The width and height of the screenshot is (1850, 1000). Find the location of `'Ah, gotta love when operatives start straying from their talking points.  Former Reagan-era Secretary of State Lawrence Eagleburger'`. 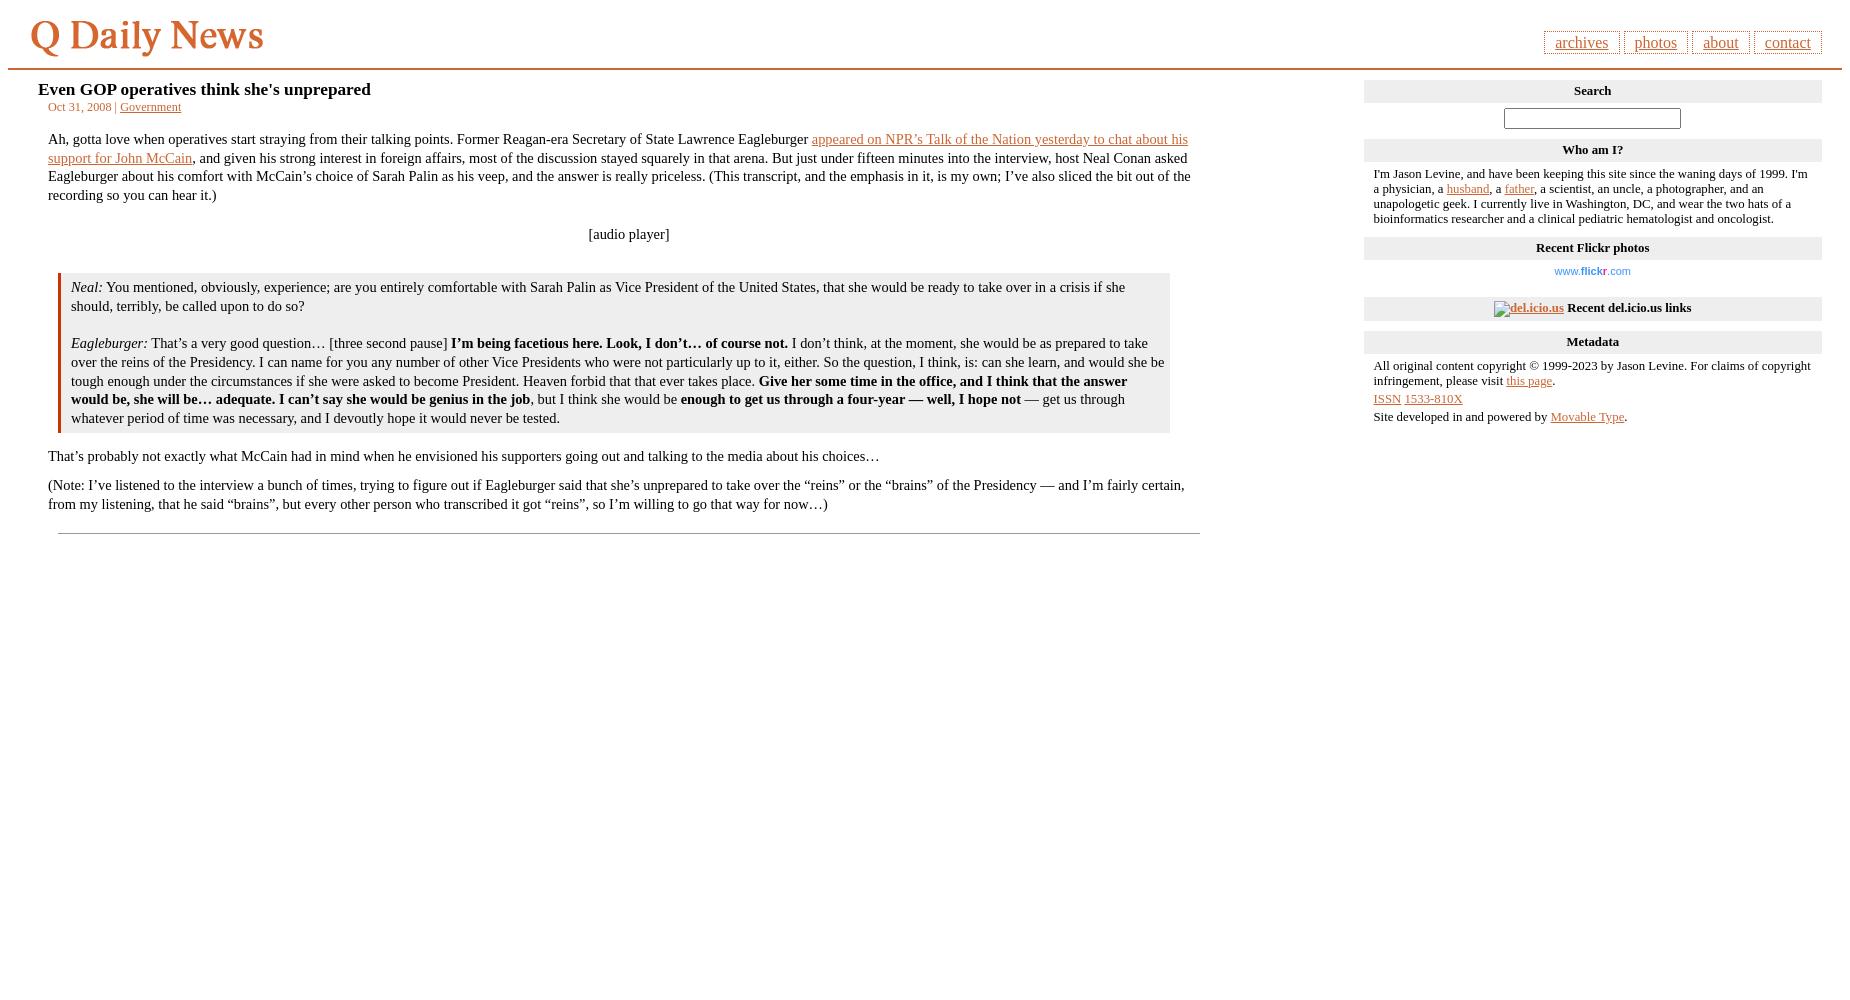

'Ah, gotta love when operatives start straying from their talking points.  Former Reagan-era Secretary of State Lawrence Eagleburger' is located at coordinates (428, 139).